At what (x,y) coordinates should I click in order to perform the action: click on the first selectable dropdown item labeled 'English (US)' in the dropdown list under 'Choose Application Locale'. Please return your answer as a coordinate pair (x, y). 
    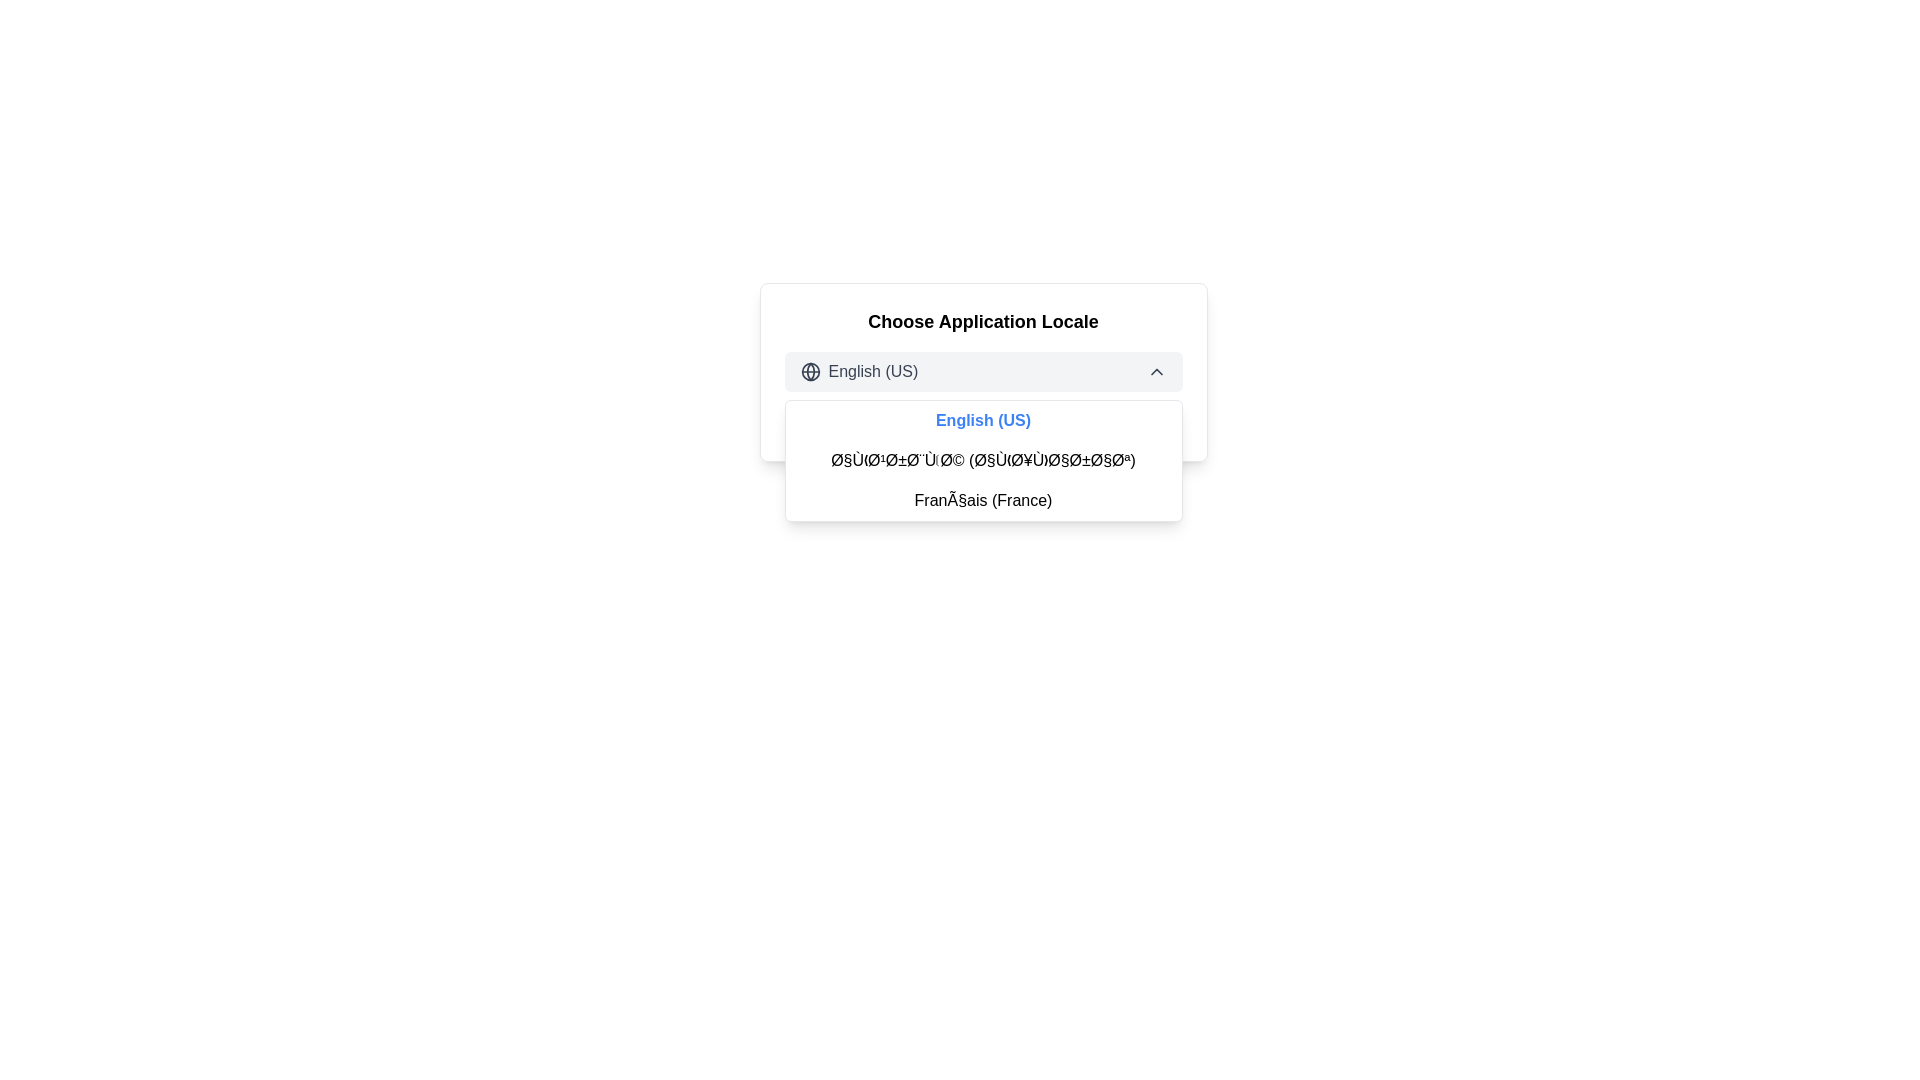
    Looking at the image, I should click on (859, 371).